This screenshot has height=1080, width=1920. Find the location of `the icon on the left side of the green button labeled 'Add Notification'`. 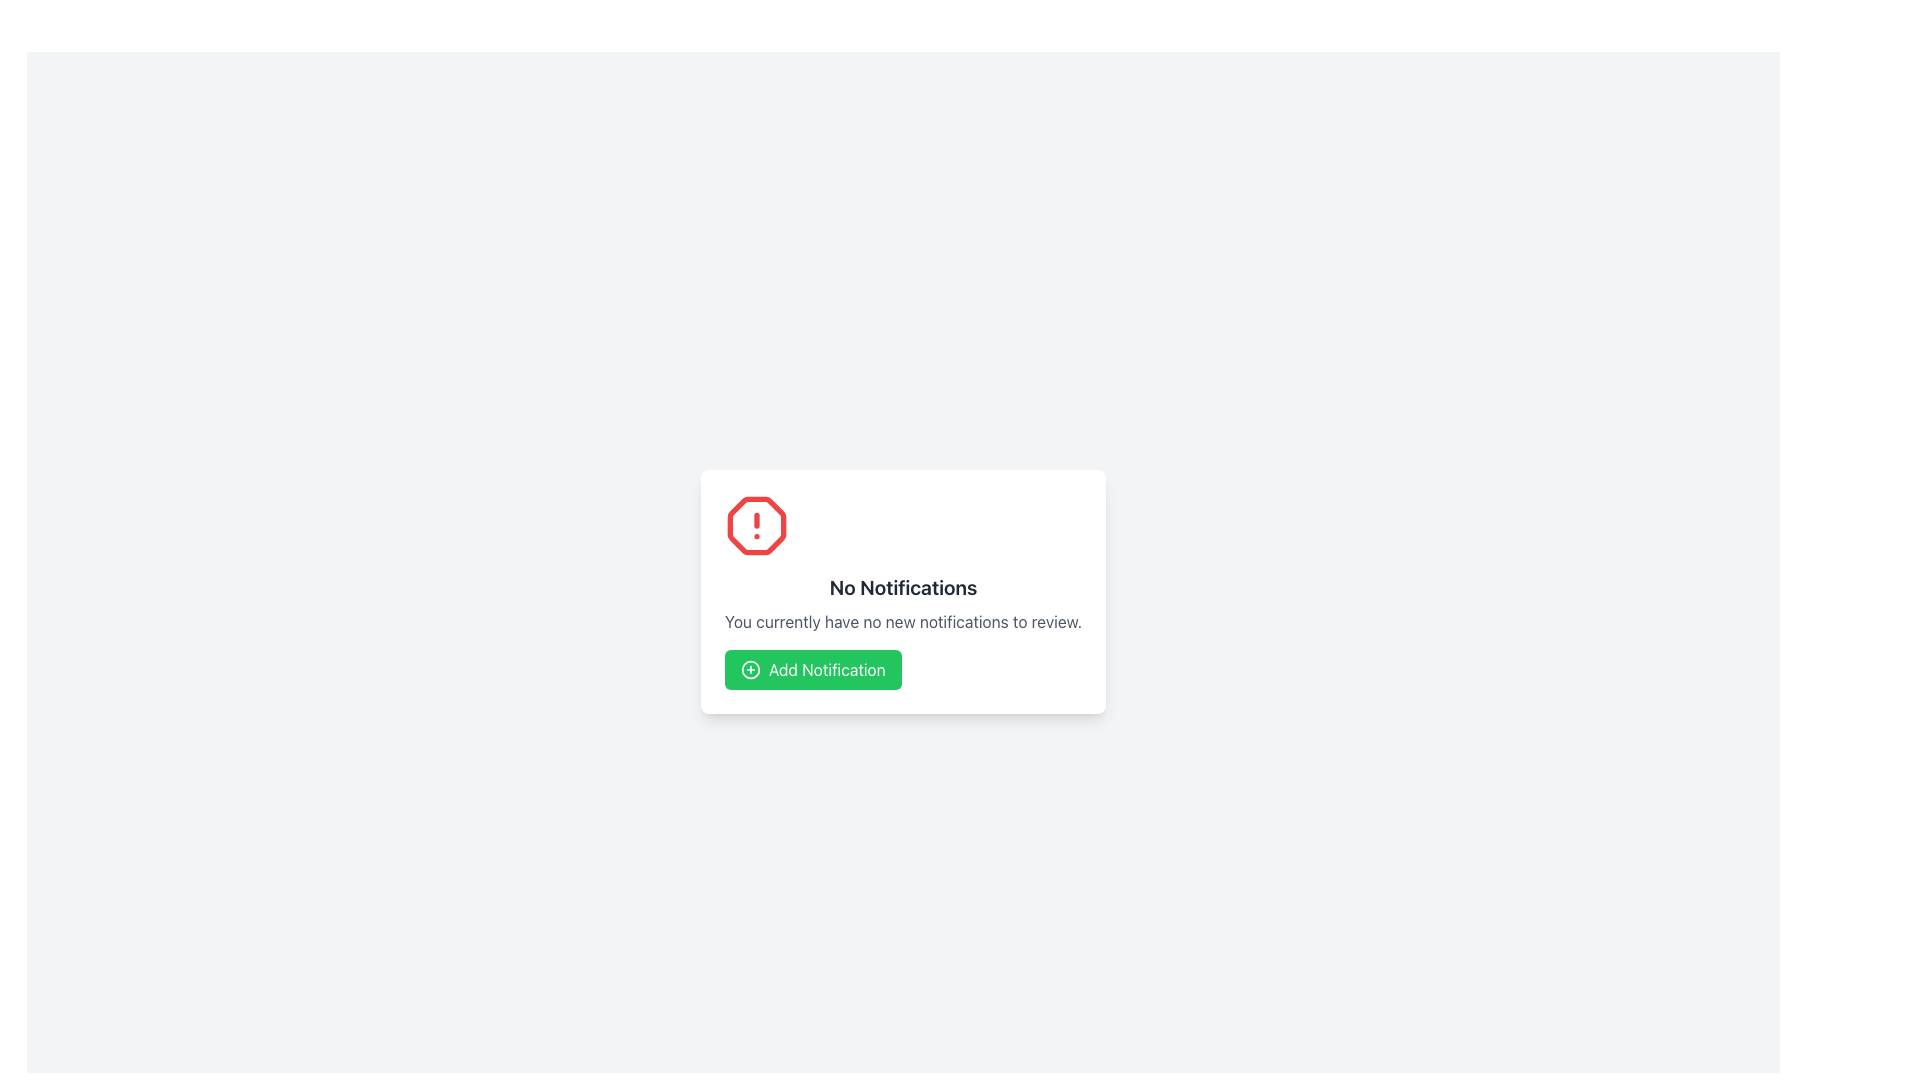

the icon on the left side of the green button labeled 'Add Notification' is located at coordinates (749, 670).